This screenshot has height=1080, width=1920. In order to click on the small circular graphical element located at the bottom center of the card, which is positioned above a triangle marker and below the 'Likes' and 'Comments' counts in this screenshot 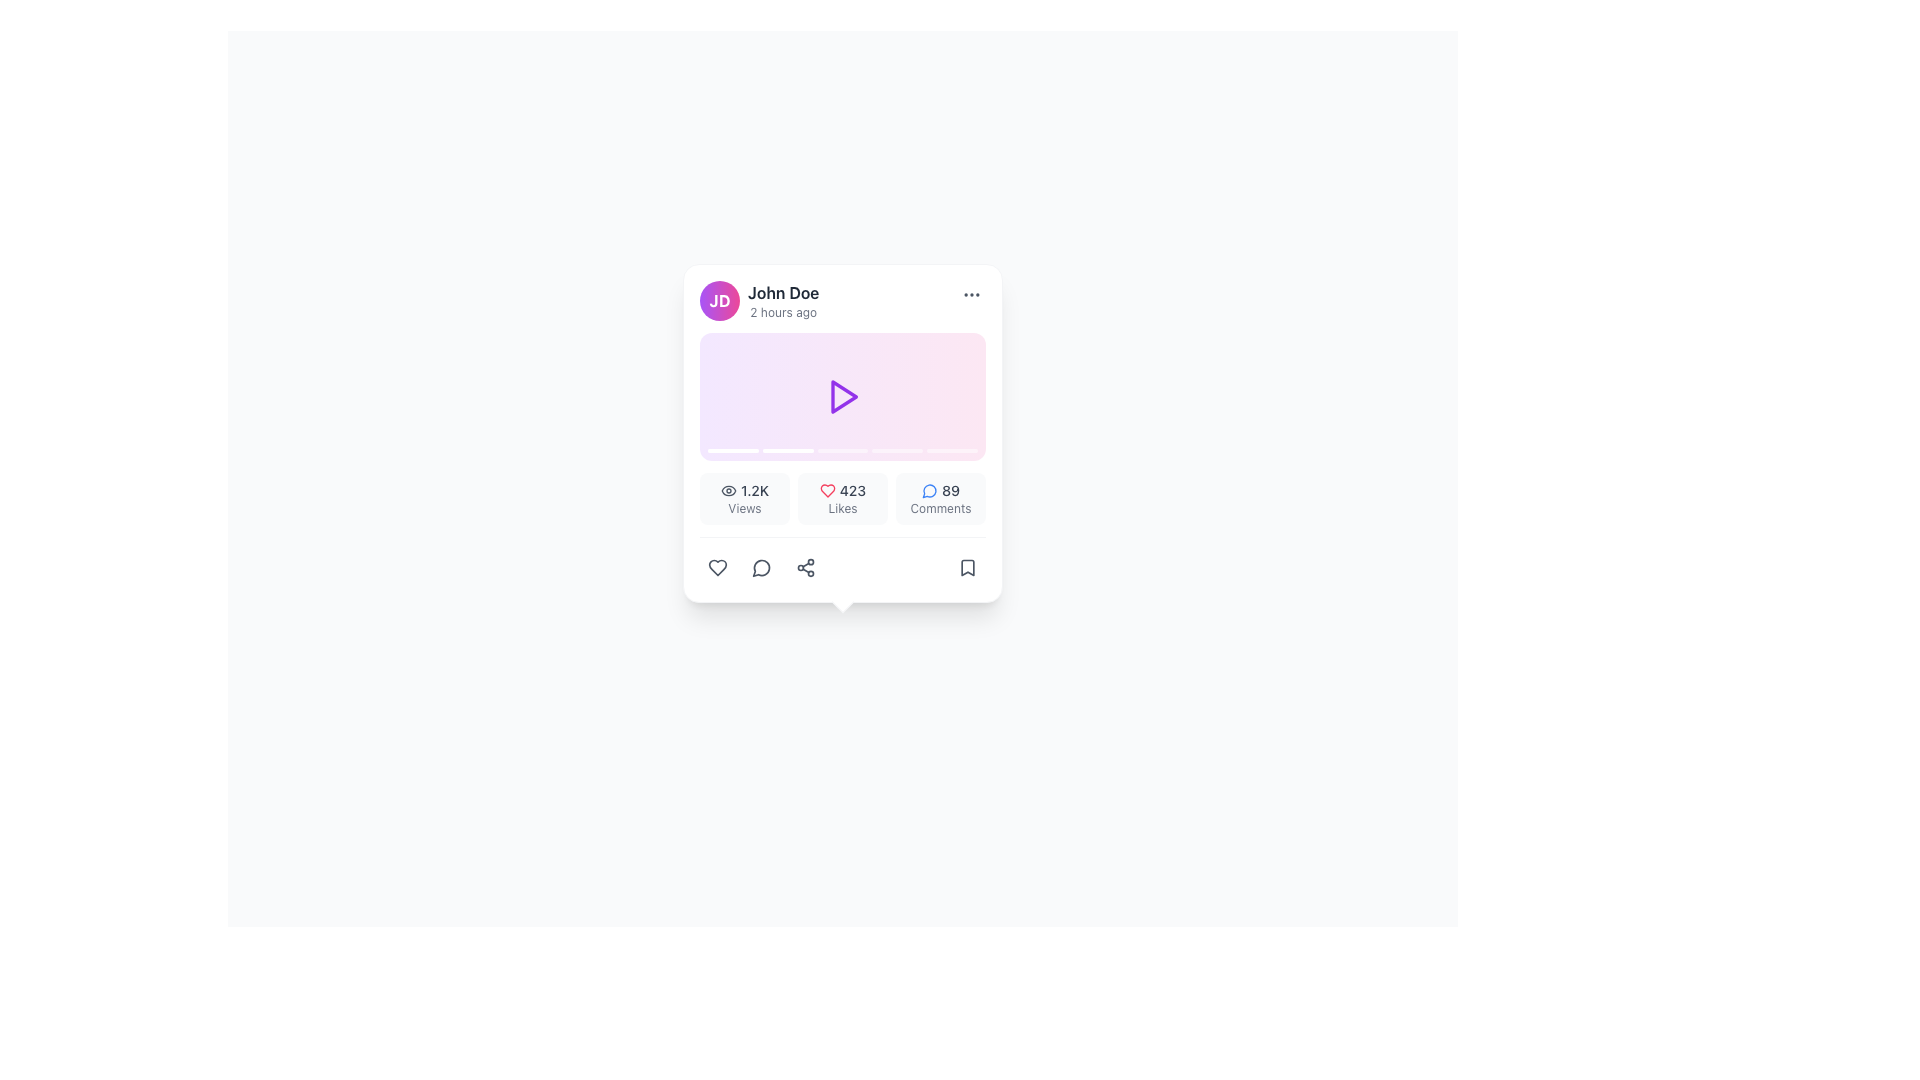, I will do `click(843, 570)`.